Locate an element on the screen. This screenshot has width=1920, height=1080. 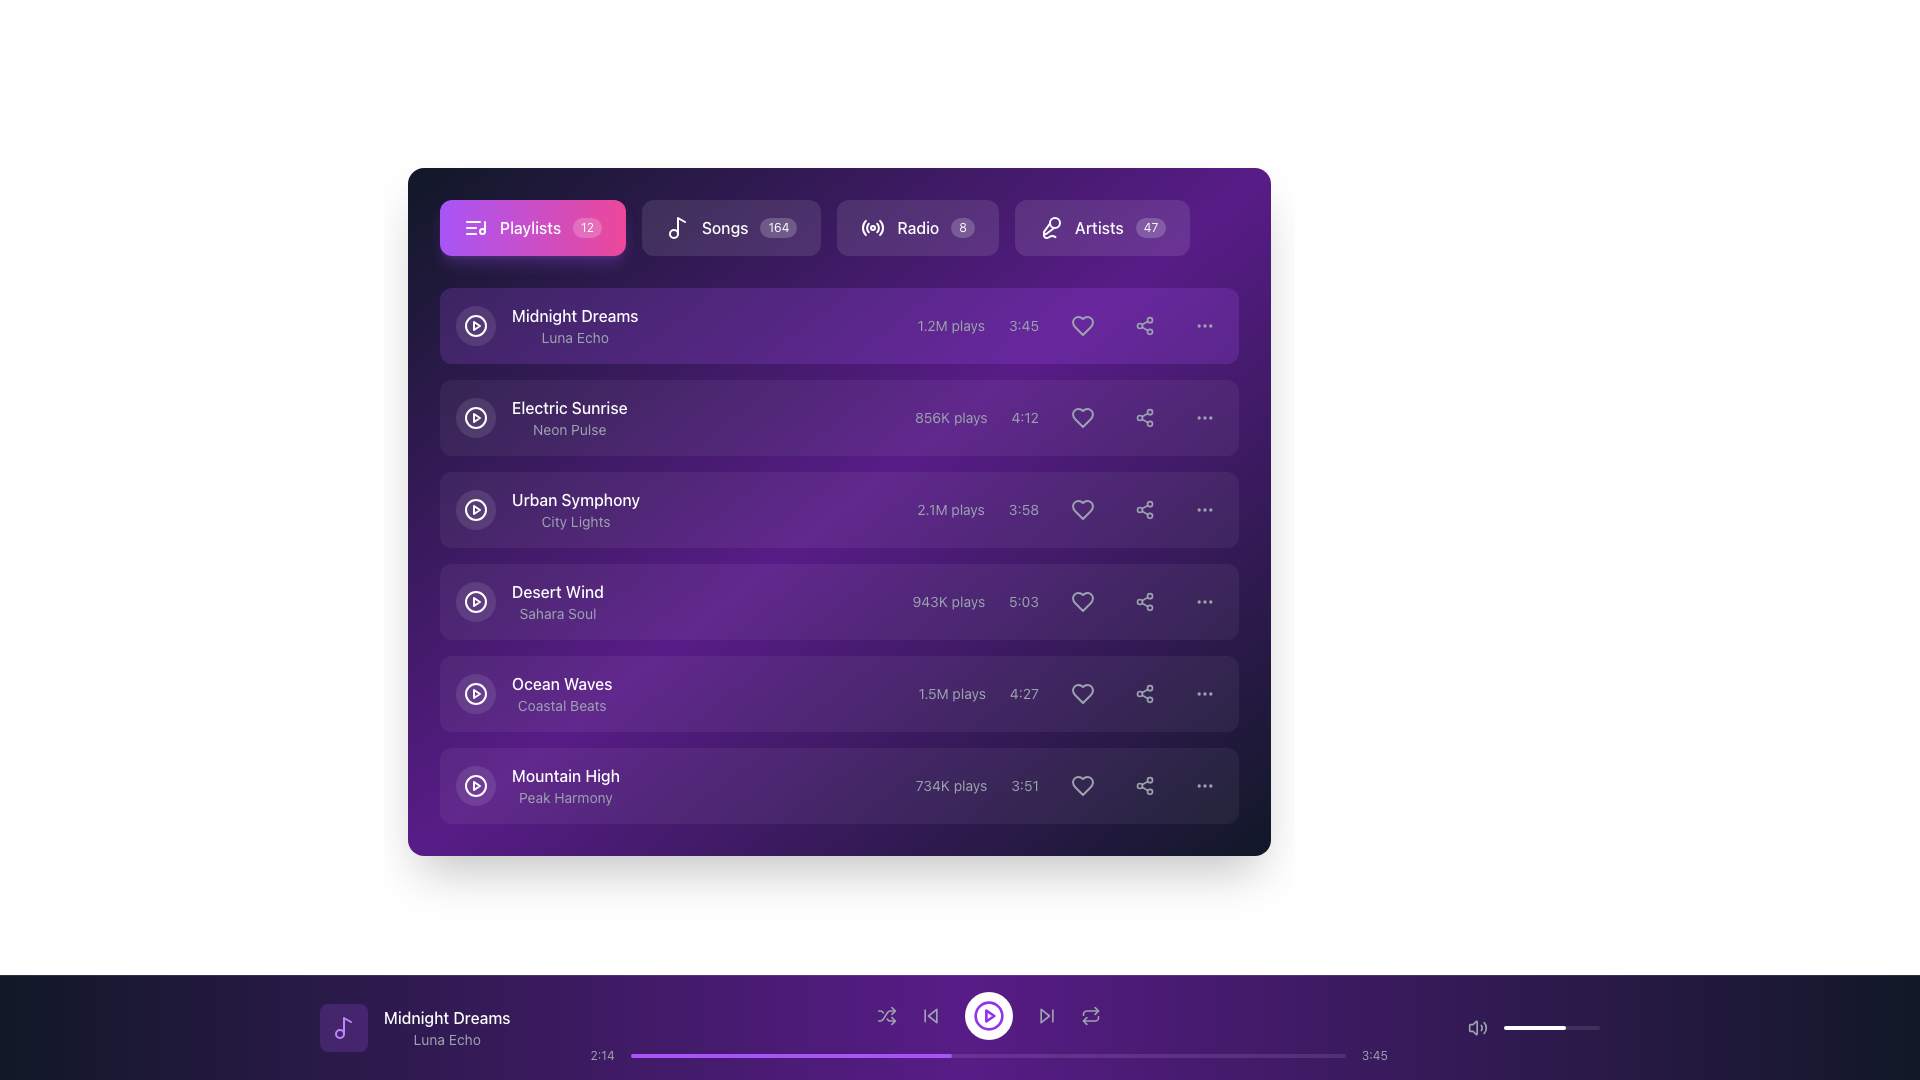
the circular play button with a white triangular play symbol, located to the left of the 'Midnight Dreams' playlist entry is located at coordinates (474, 325).